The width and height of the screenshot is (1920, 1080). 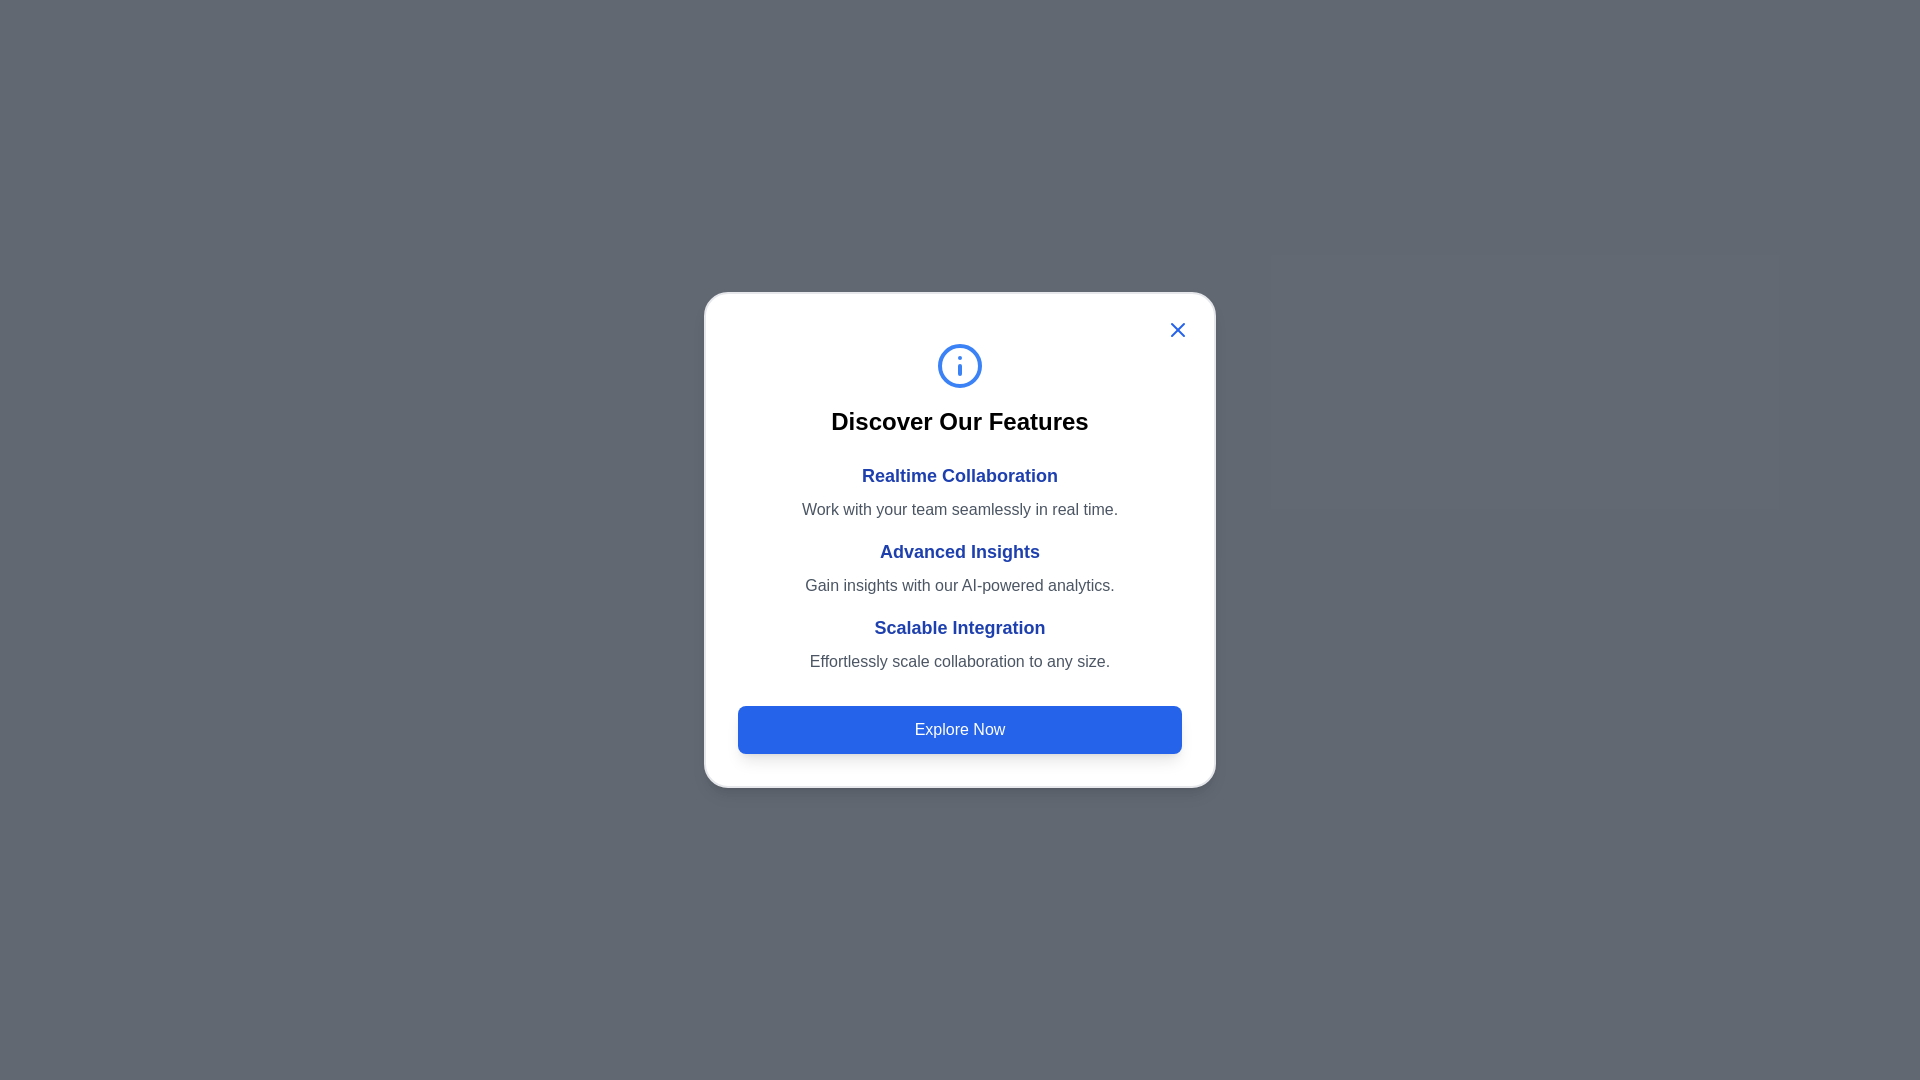 I want to click on the interactive regions of the Informational modal titled 'Discover Our Features', which includes sections like 'Realtime Collaboration', 'Advanced Insights', and the blue button labeled 'Explore Now', so click(x=960, y=540).